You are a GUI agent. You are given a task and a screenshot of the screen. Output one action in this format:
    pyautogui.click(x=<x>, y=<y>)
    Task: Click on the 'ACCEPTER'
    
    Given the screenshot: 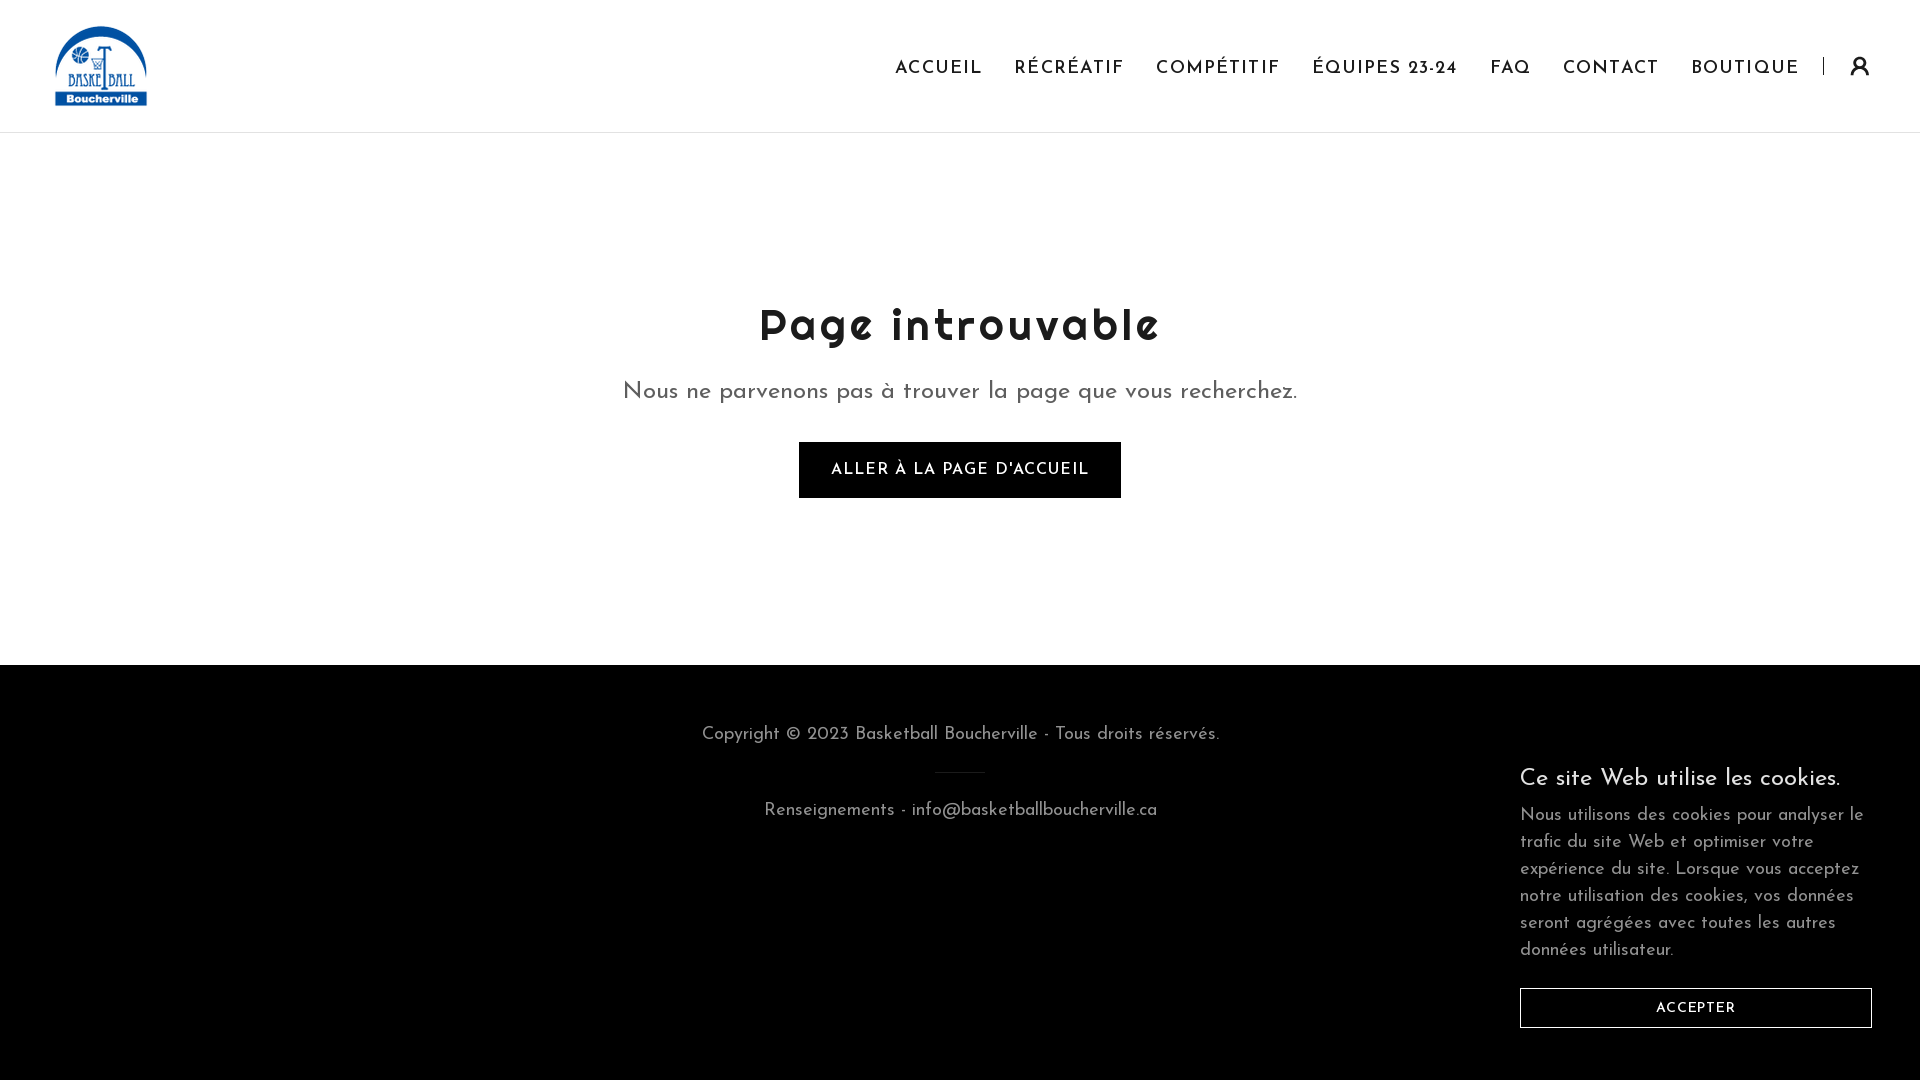 What is the action you would take?
    pyautogui.click(x=1694, y=1007)
    